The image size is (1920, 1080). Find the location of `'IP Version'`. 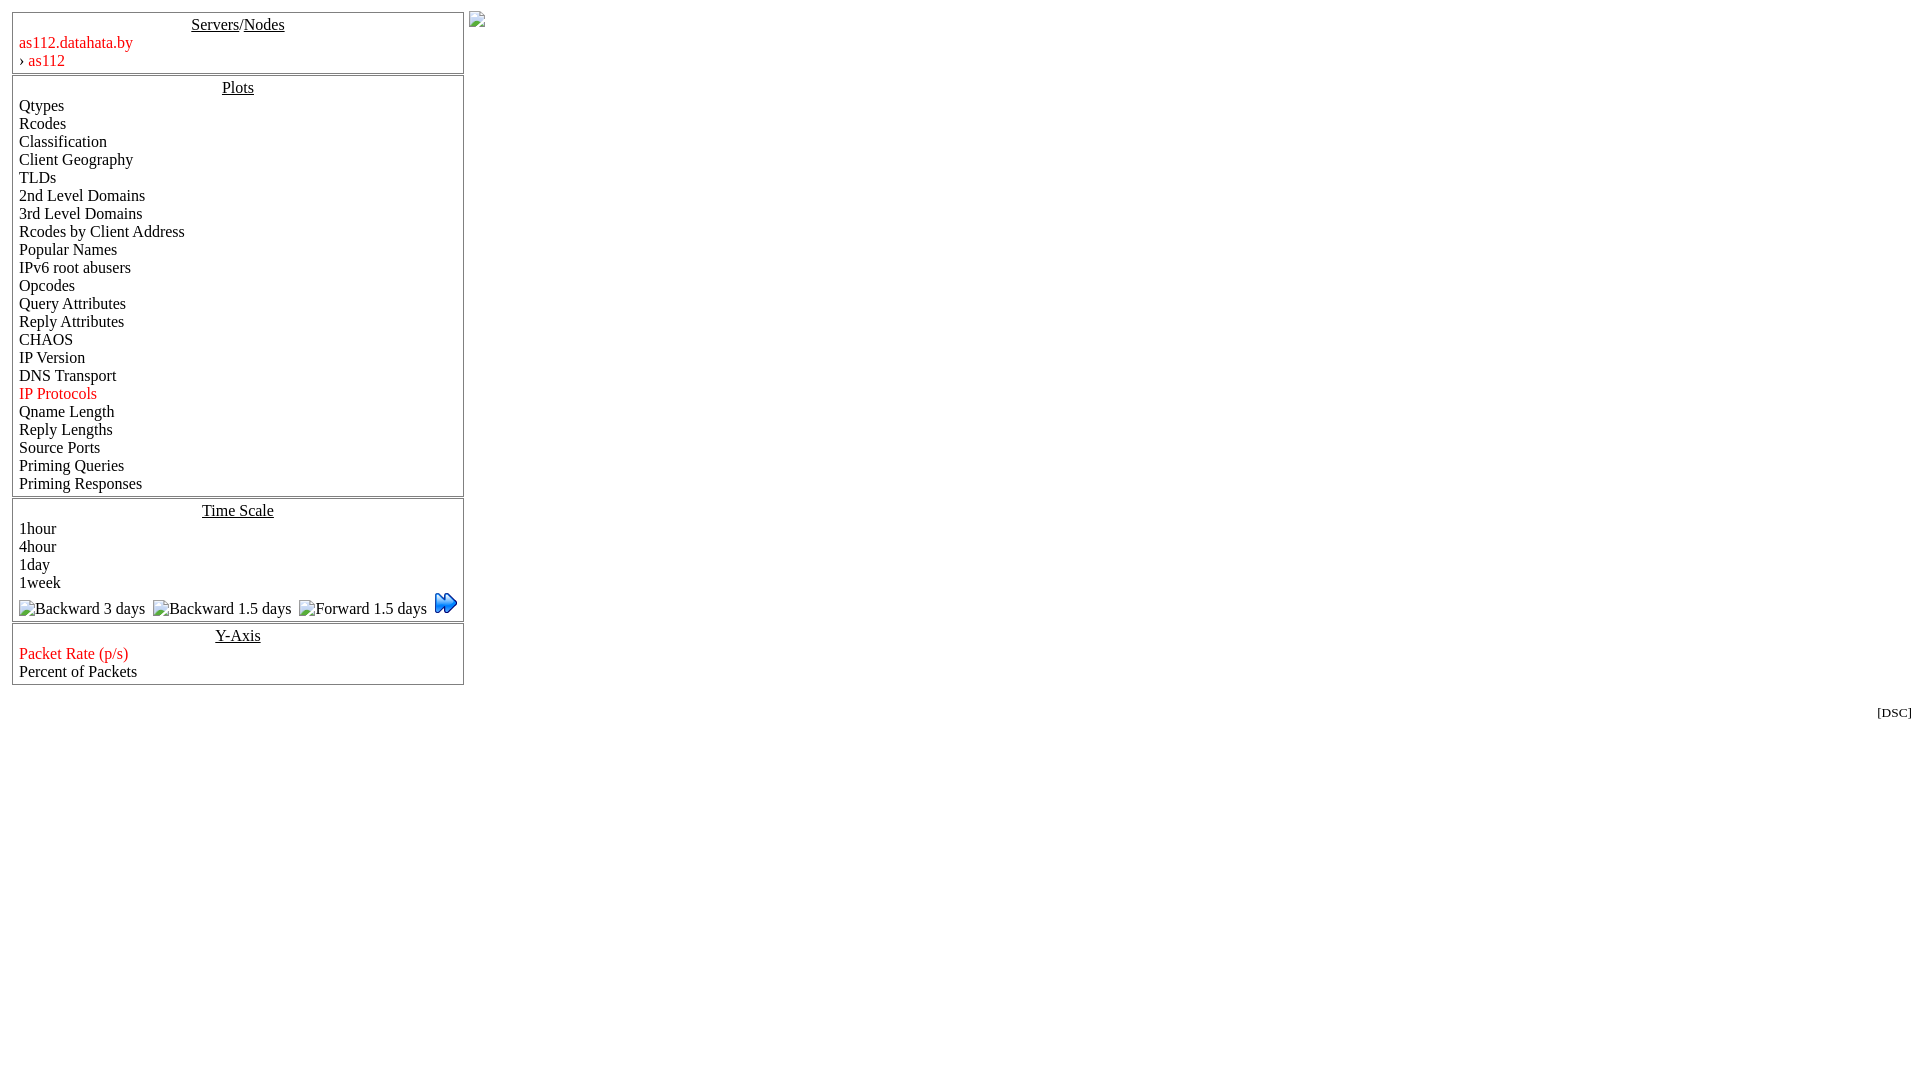

'IP Version' is located at coordinates (52, 356).